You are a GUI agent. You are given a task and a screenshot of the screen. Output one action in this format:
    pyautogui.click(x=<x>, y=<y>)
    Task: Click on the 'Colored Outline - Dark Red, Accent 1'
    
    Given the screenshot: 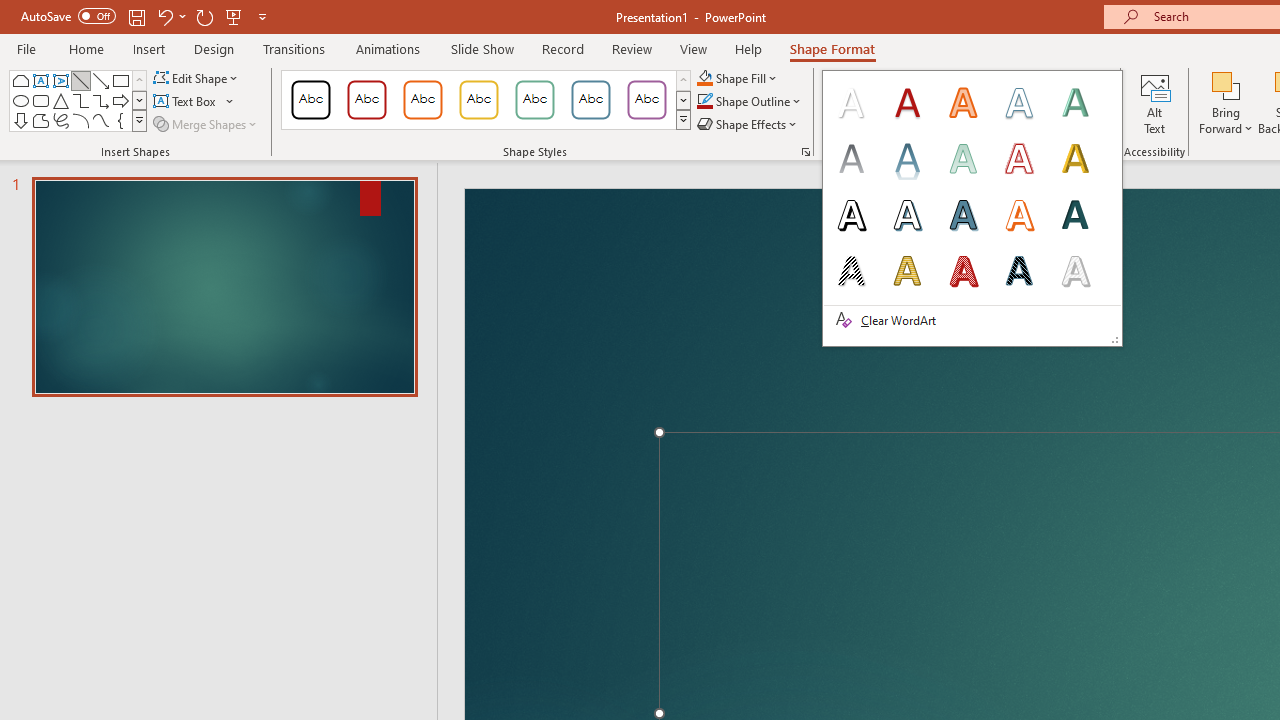 What is the action you would take?
    pyautogui.click(x=367, y=100)
    